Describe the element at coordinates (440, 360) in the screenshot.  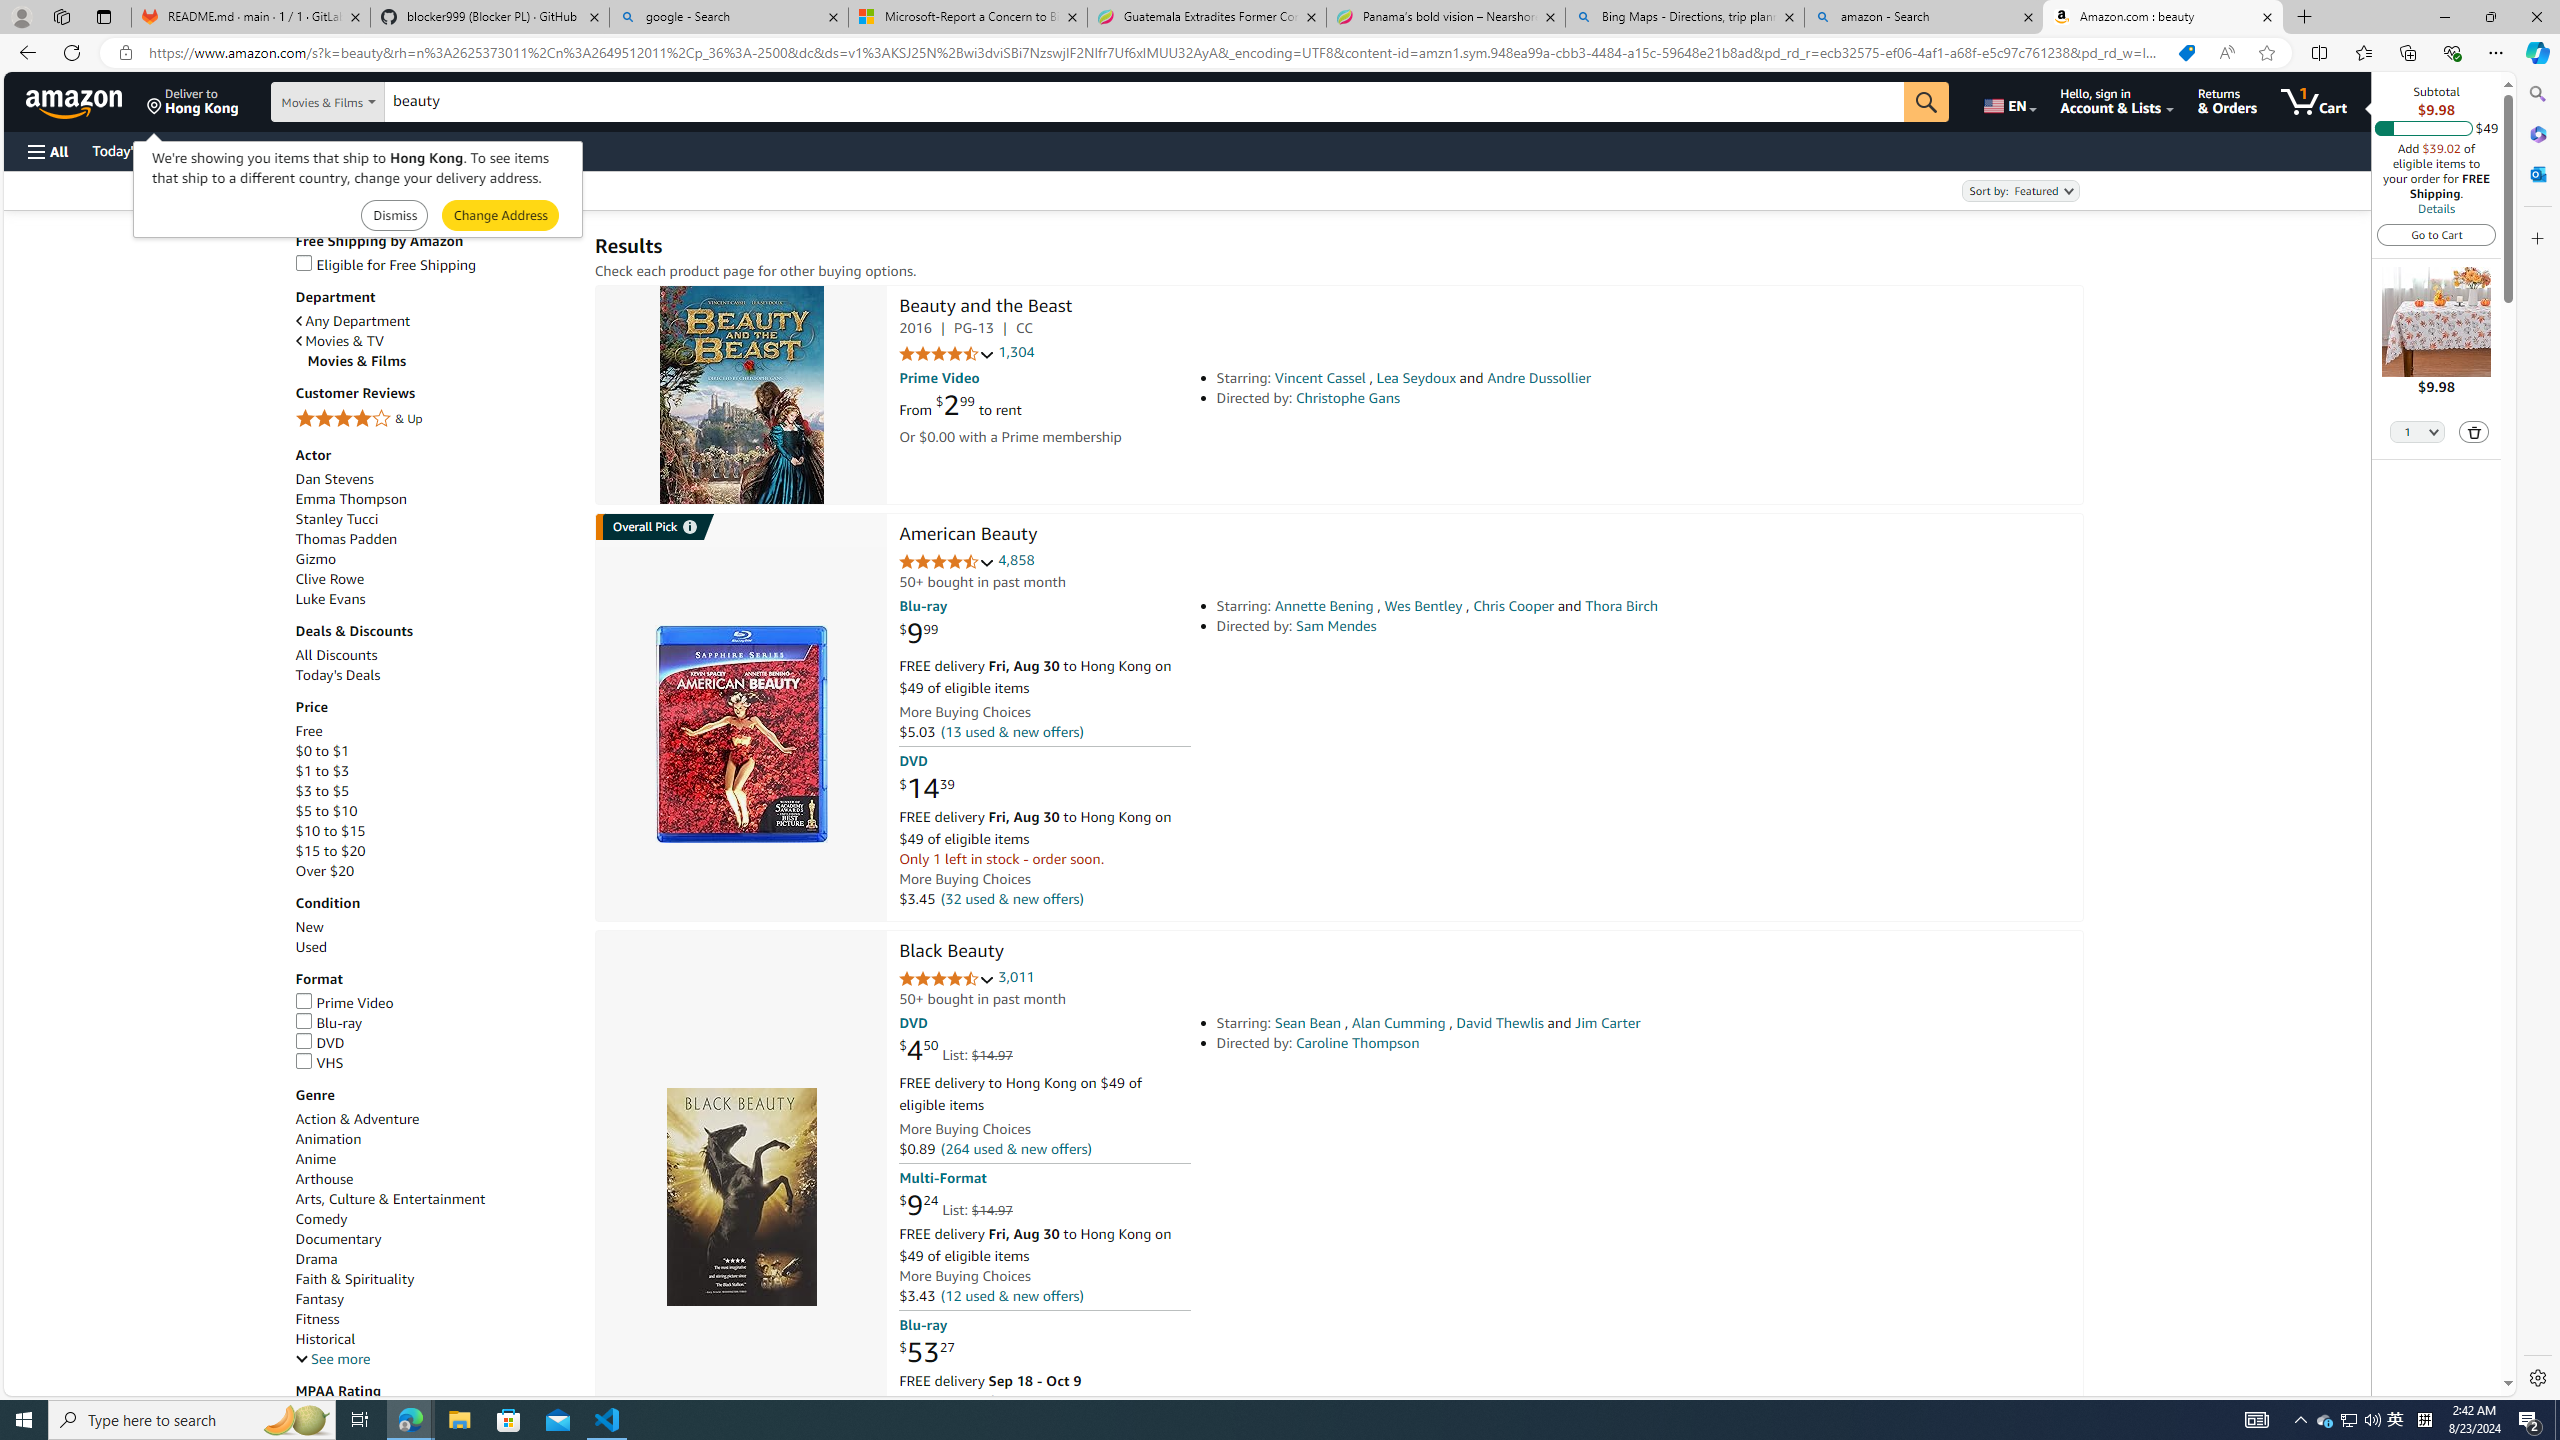
I see `'Movies & Films'` at that location.